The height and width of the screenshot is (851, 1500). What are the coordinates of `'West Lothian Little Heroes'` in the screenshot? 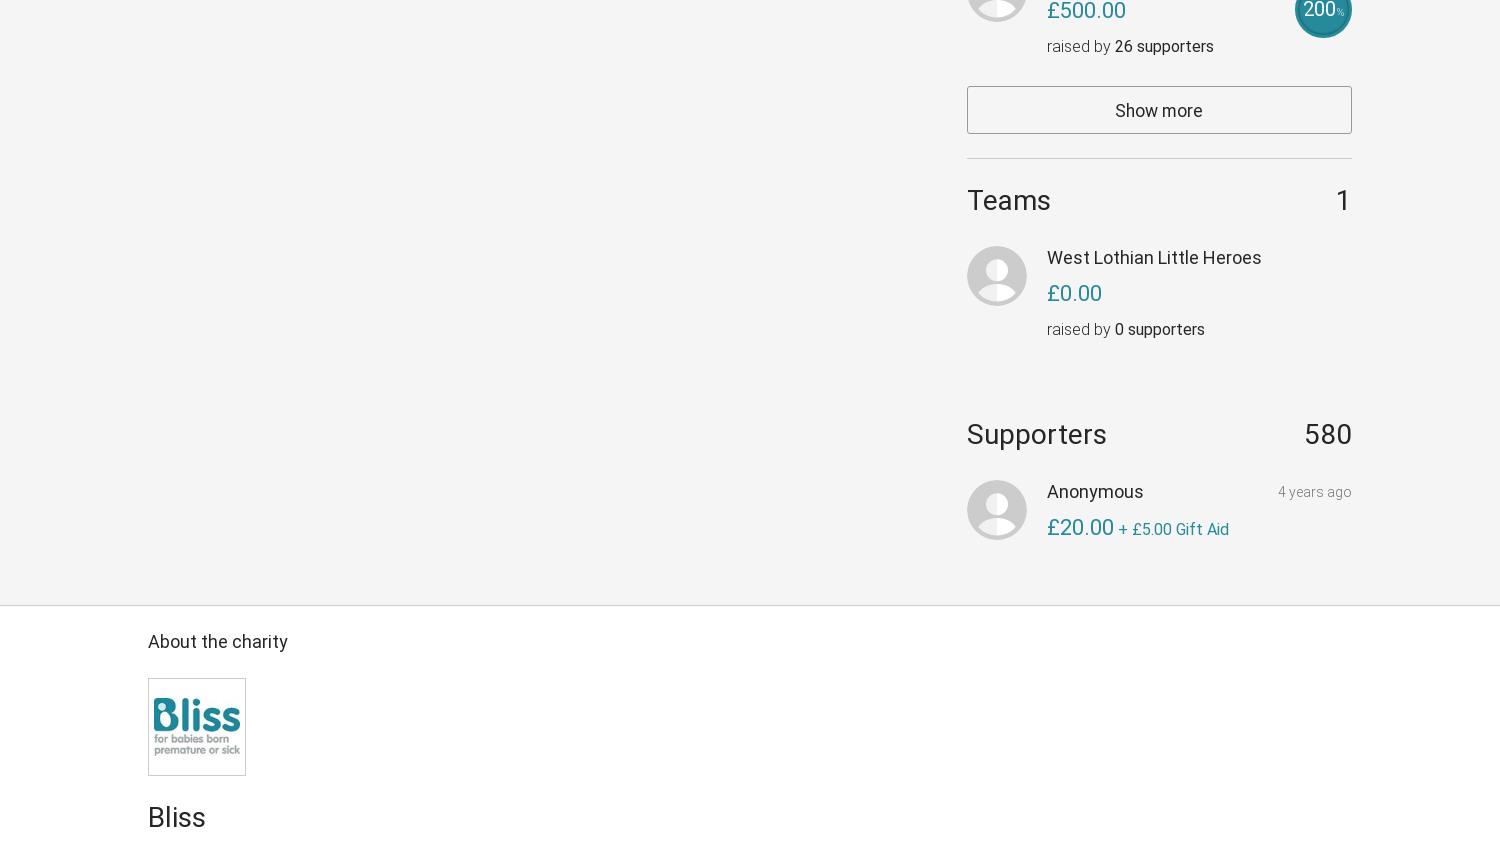 It's located at (1153, 256).